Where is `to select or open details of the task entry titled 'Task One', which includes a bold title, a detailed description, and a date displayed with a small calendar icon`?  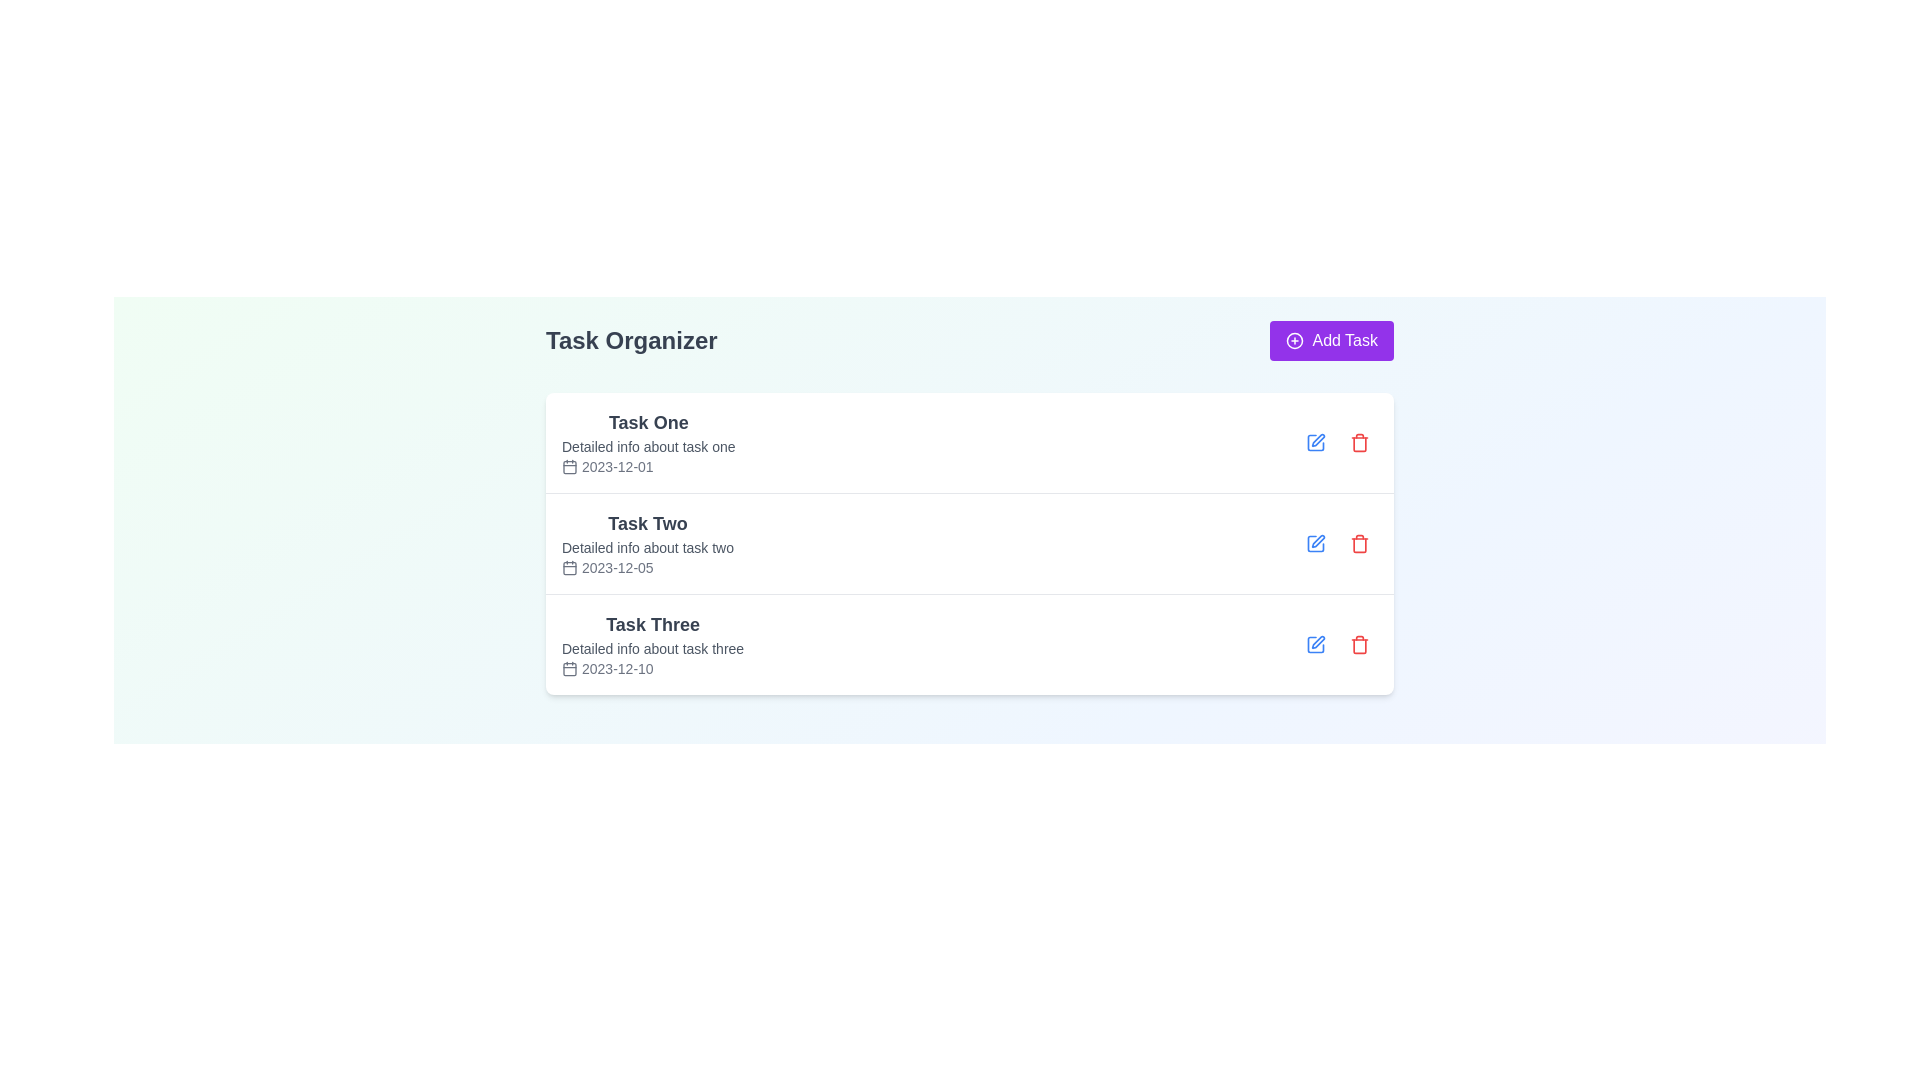 to select or open details of the task entry titled 'Task One', which includes a bold title, a detailed description, and a date displayed with a small calendar icon is located at coordinates (648, 442).